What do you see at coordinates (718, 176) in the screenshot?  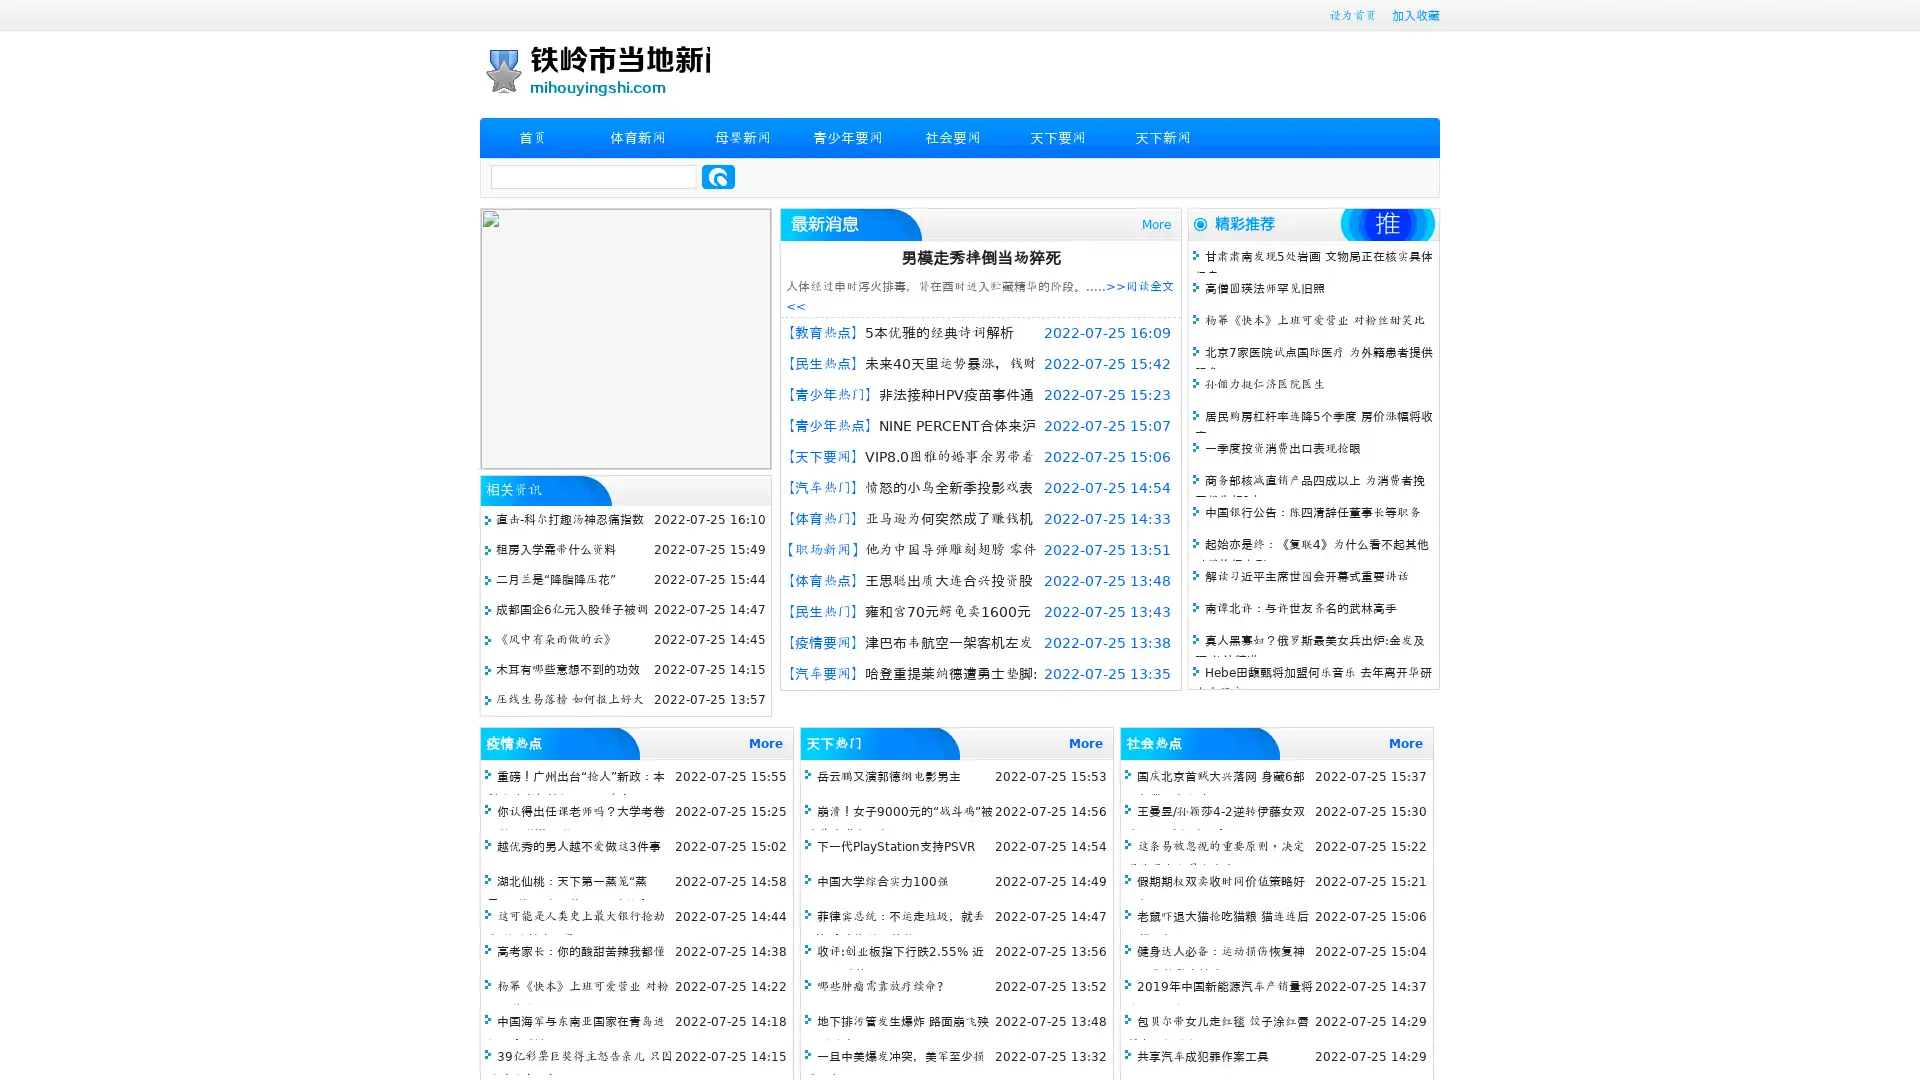 I see `Search` at bounding box center [718, 176].